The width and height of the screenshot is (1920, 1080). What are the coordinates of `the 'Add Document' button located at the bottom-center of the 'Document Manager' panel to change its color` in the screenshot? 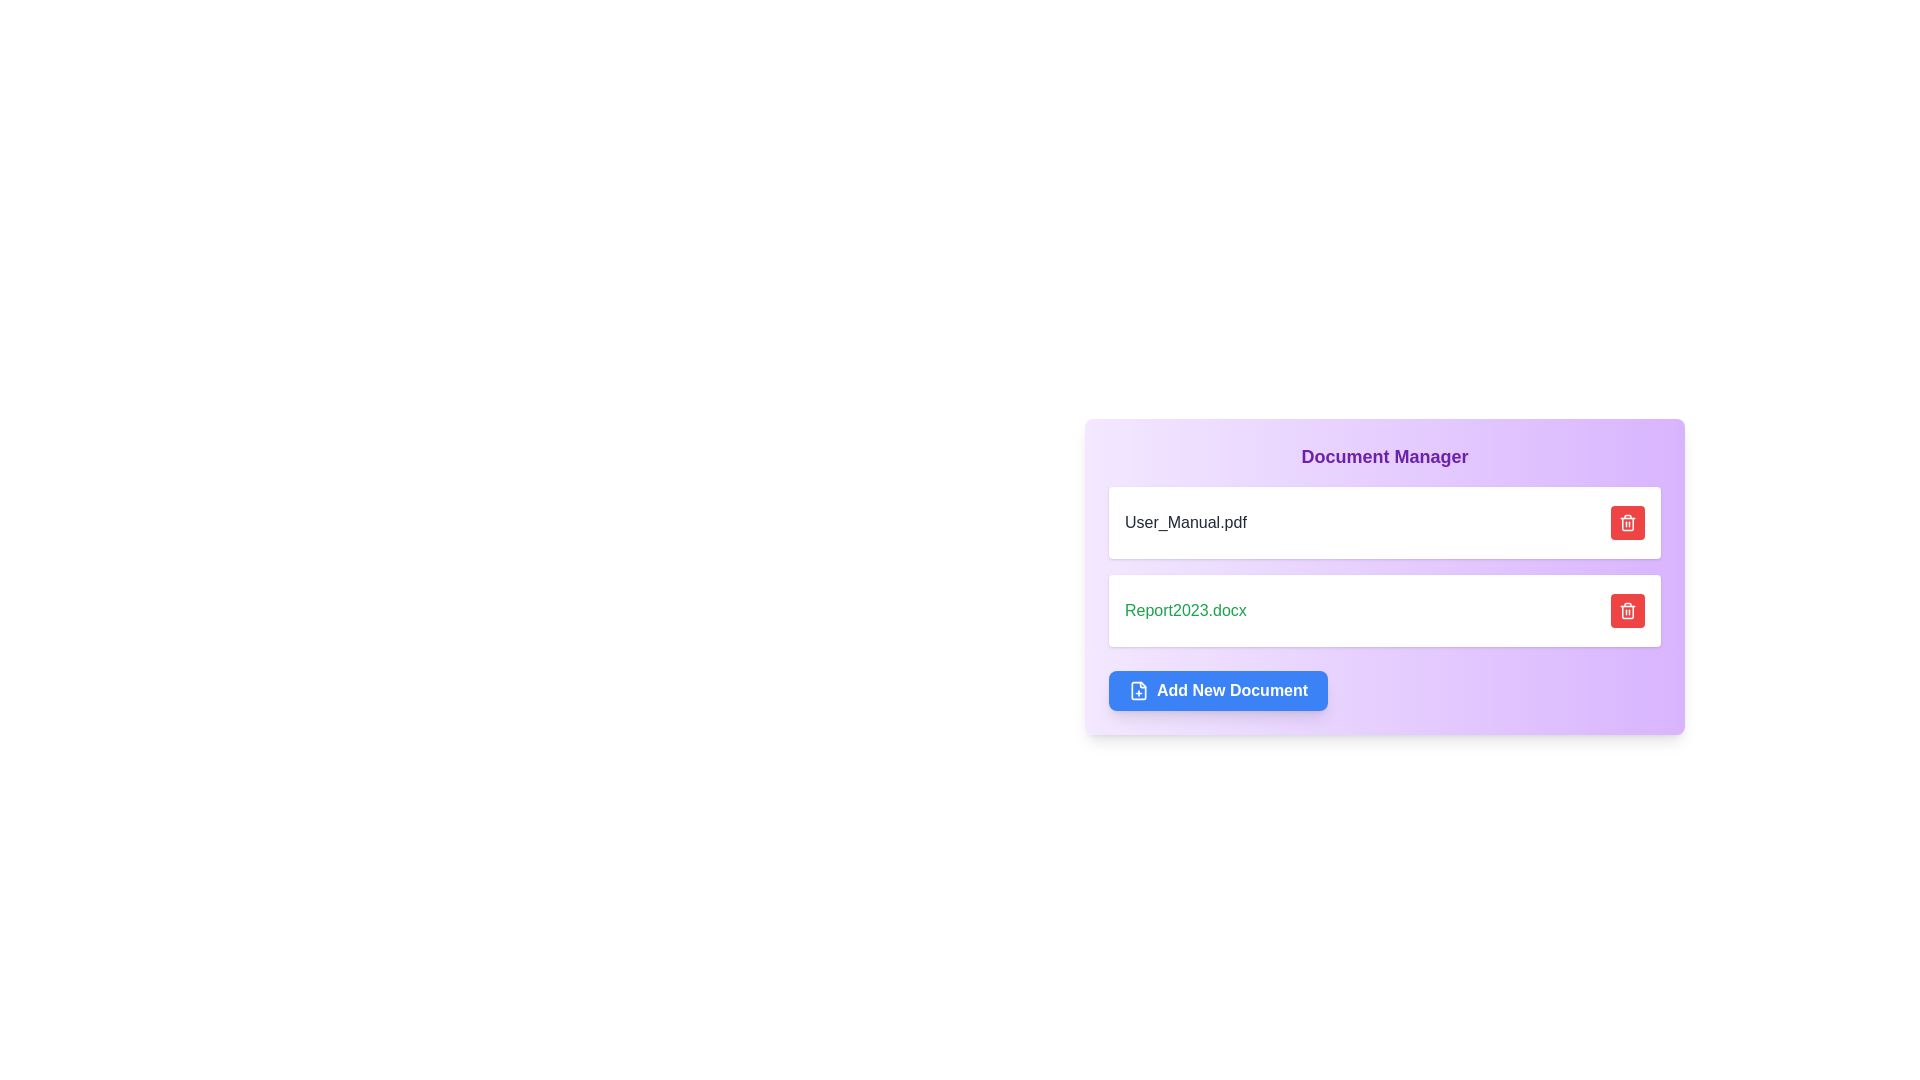 It's located at (1217, 689).